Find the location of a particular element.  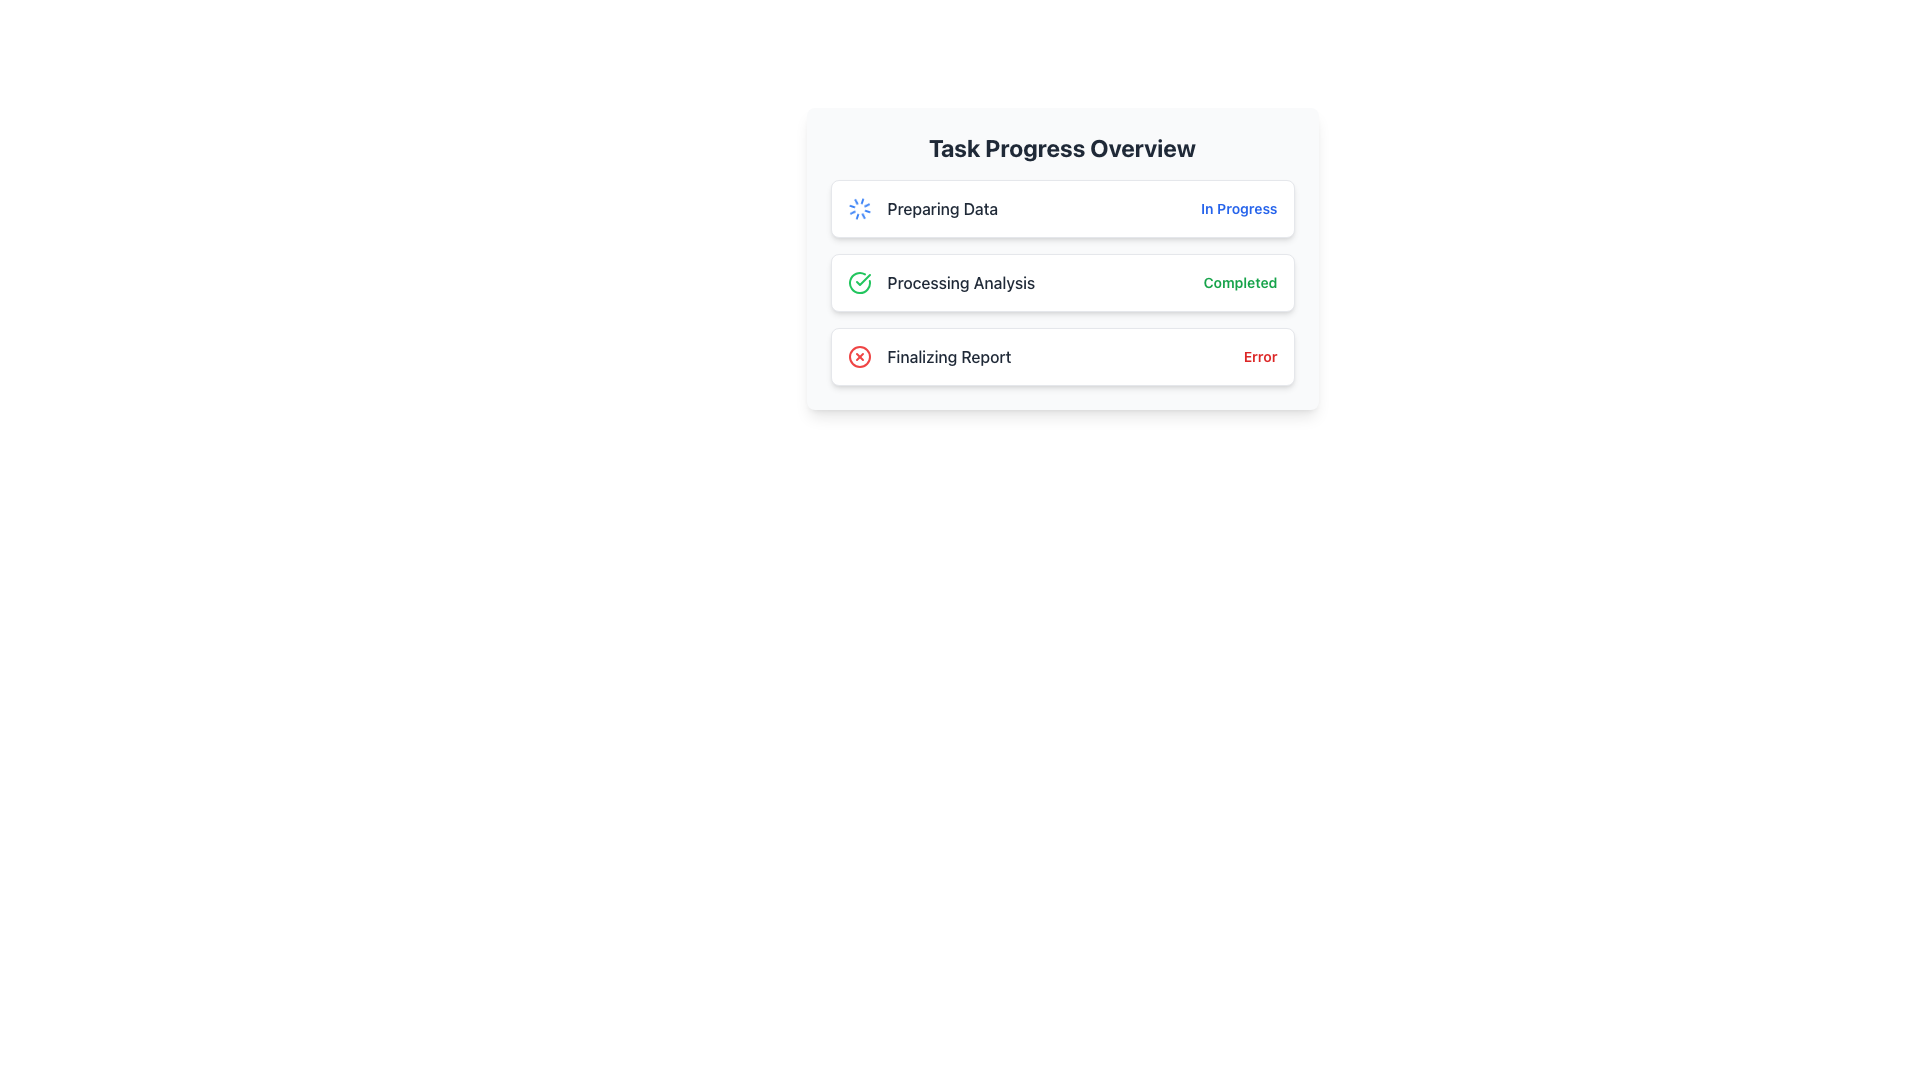

the Static Text Header labeled 'Task Progress Overview', which is styled with bold, large font and dark gray color, located at the top of a card layout is located at coordinates (1061, 146).